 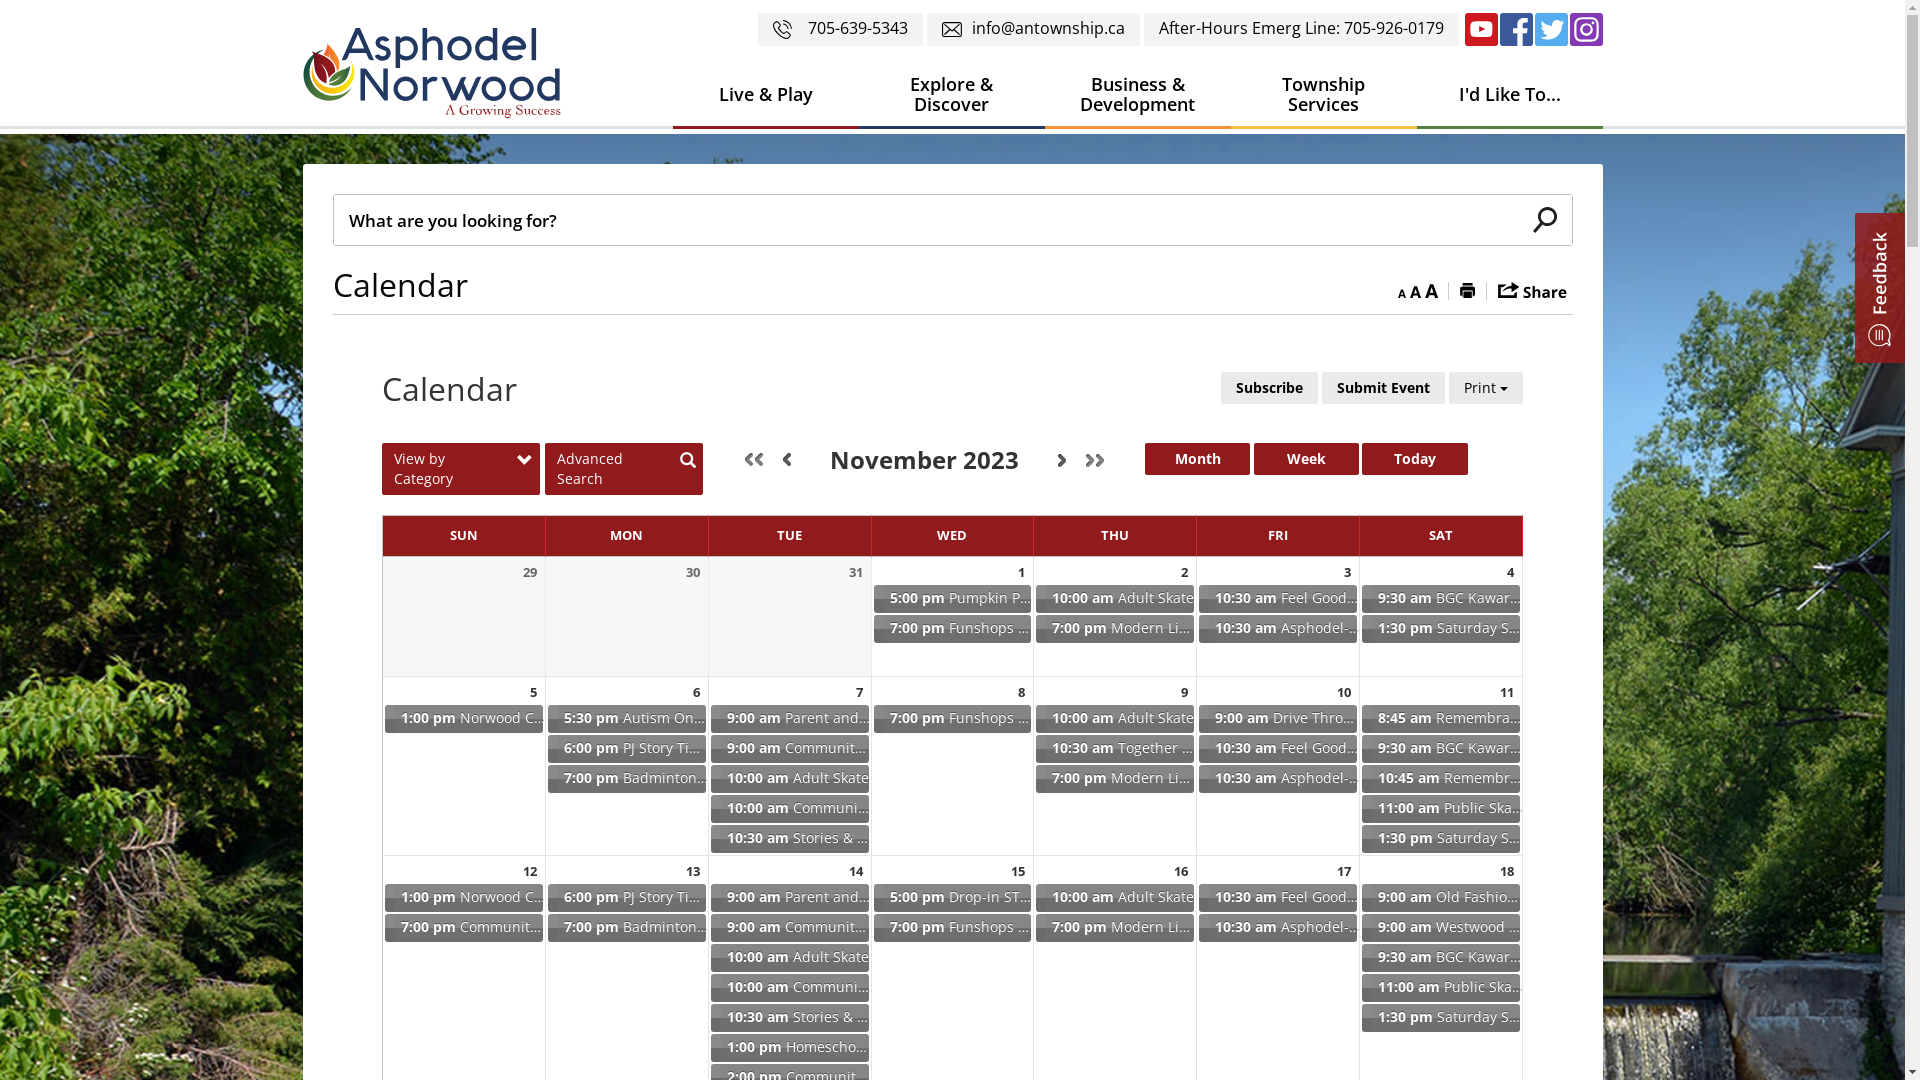 What do you see at coordinates (925, 29) in the screenshot?
I see `'info@antownship.ca'` at bounding box center [925, 29].